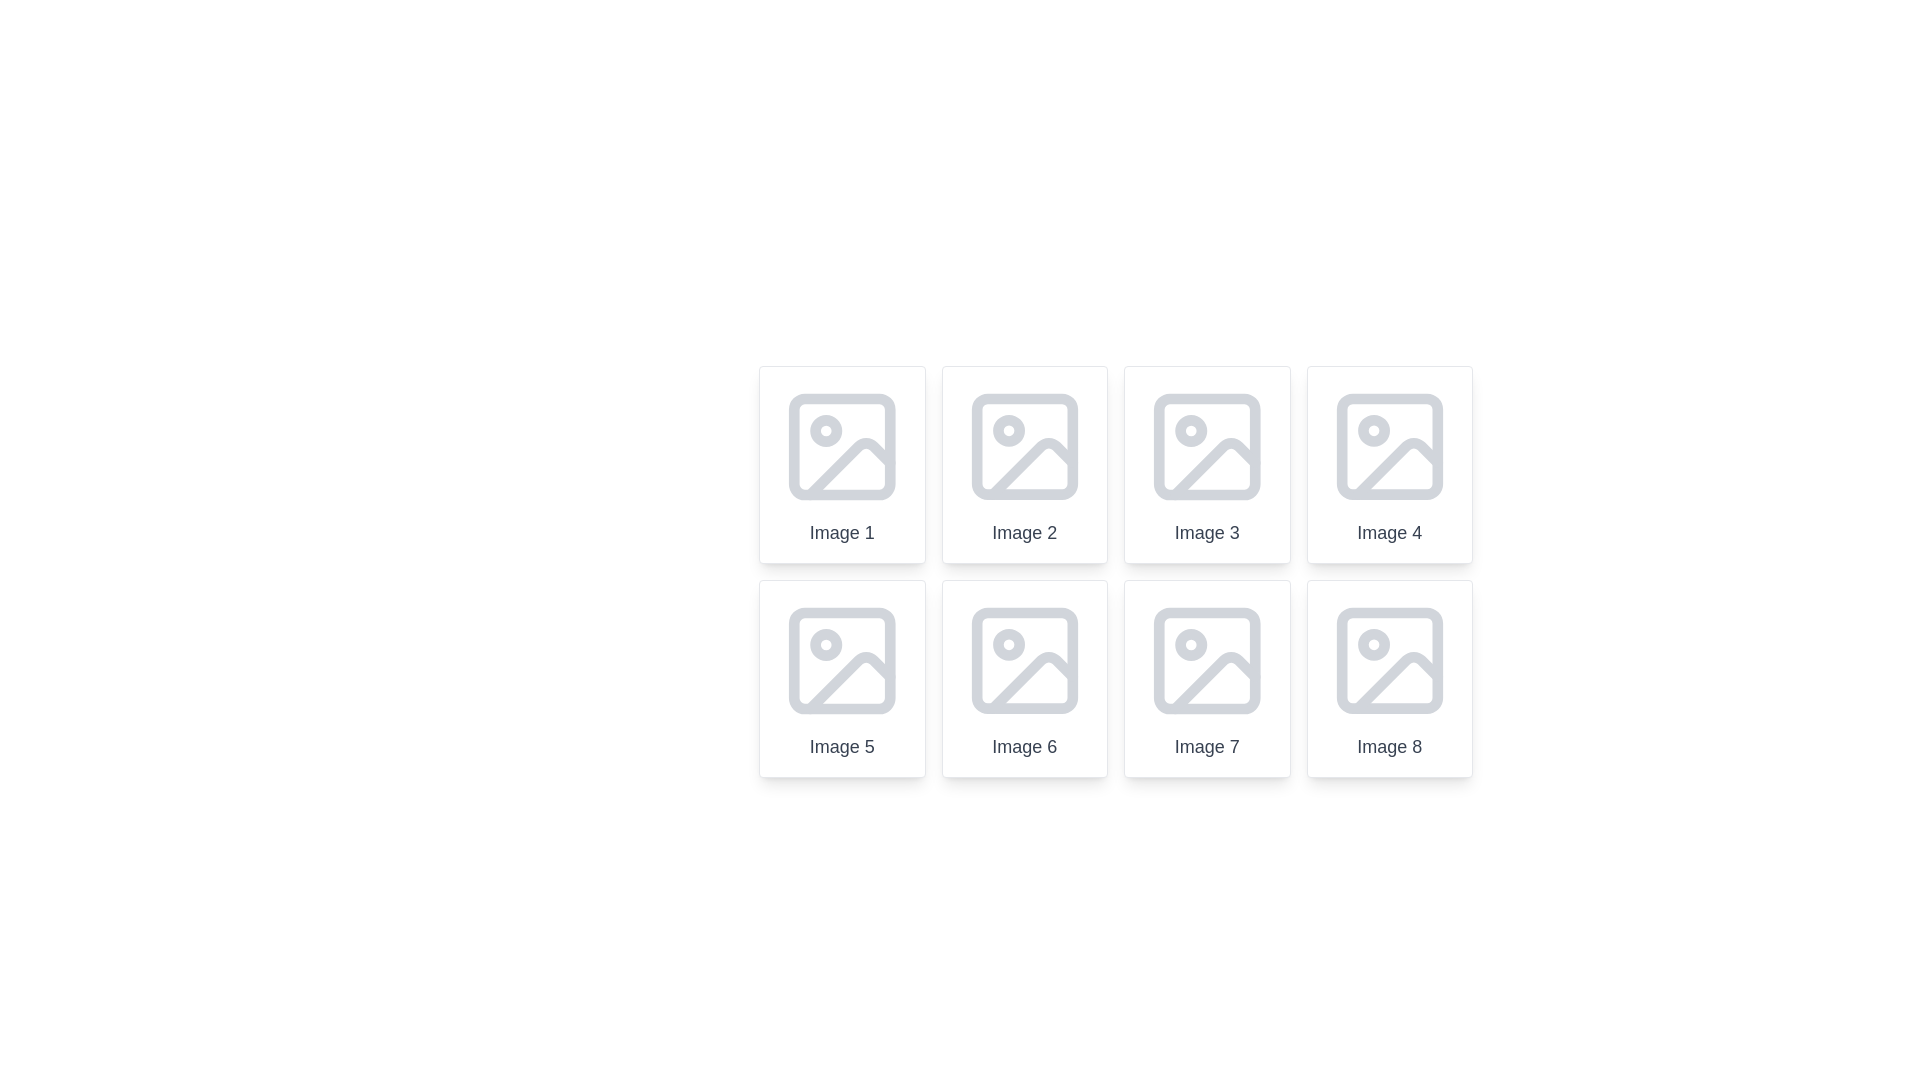  What do you see at coordinates (1024, 446) in the screenshot?
I see `the rectangular graphic icon representing the image placeholder located in the upper-left corner of the SVG illustration, near the label 'Image 2'` at bounding box center [1024, 446].